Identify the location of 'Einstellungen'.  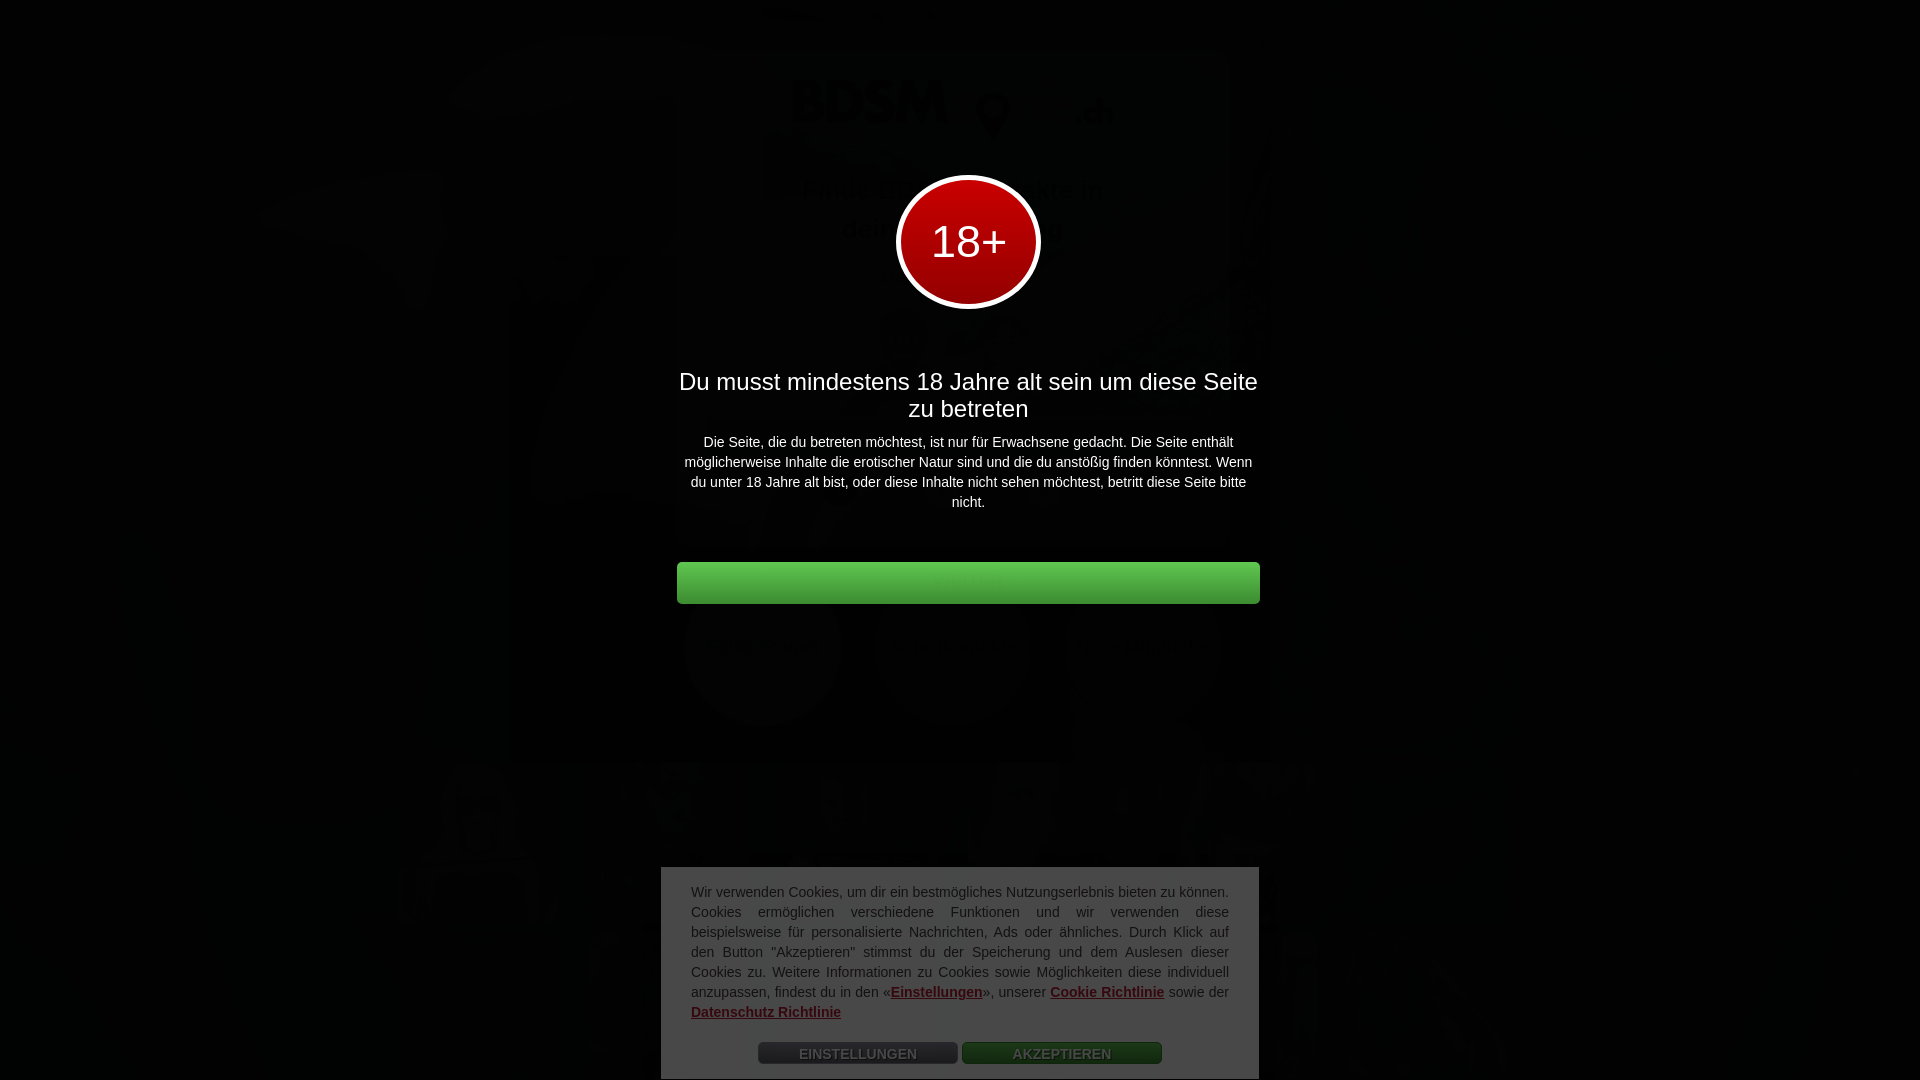
(890, 991).